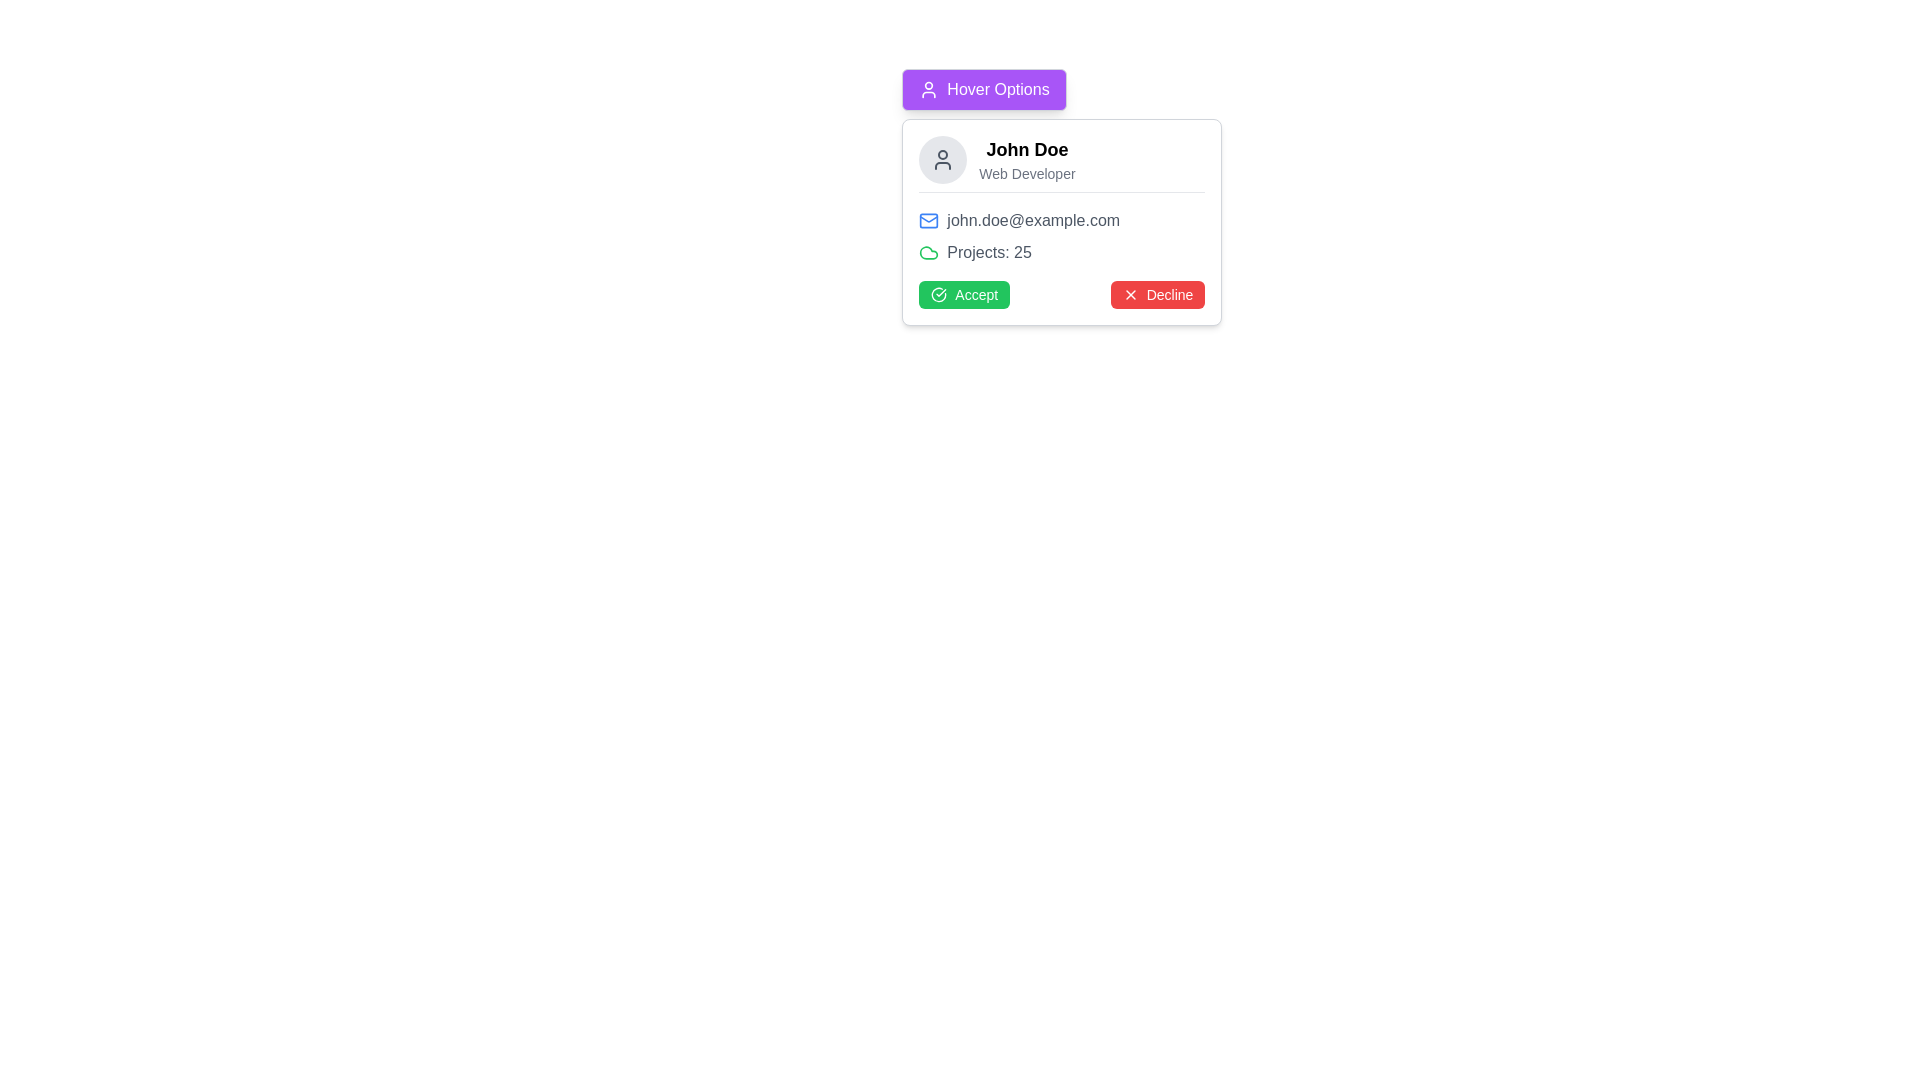 The width and height of the screenshot is (1920, 1080). What do you see at coordinates (1027, 172) in the screenshot?
I see `the text label that conveys the role or title of the individual in the profile card context, positioned immediately below 'John Doe'` at bounding box center [1027, 172].